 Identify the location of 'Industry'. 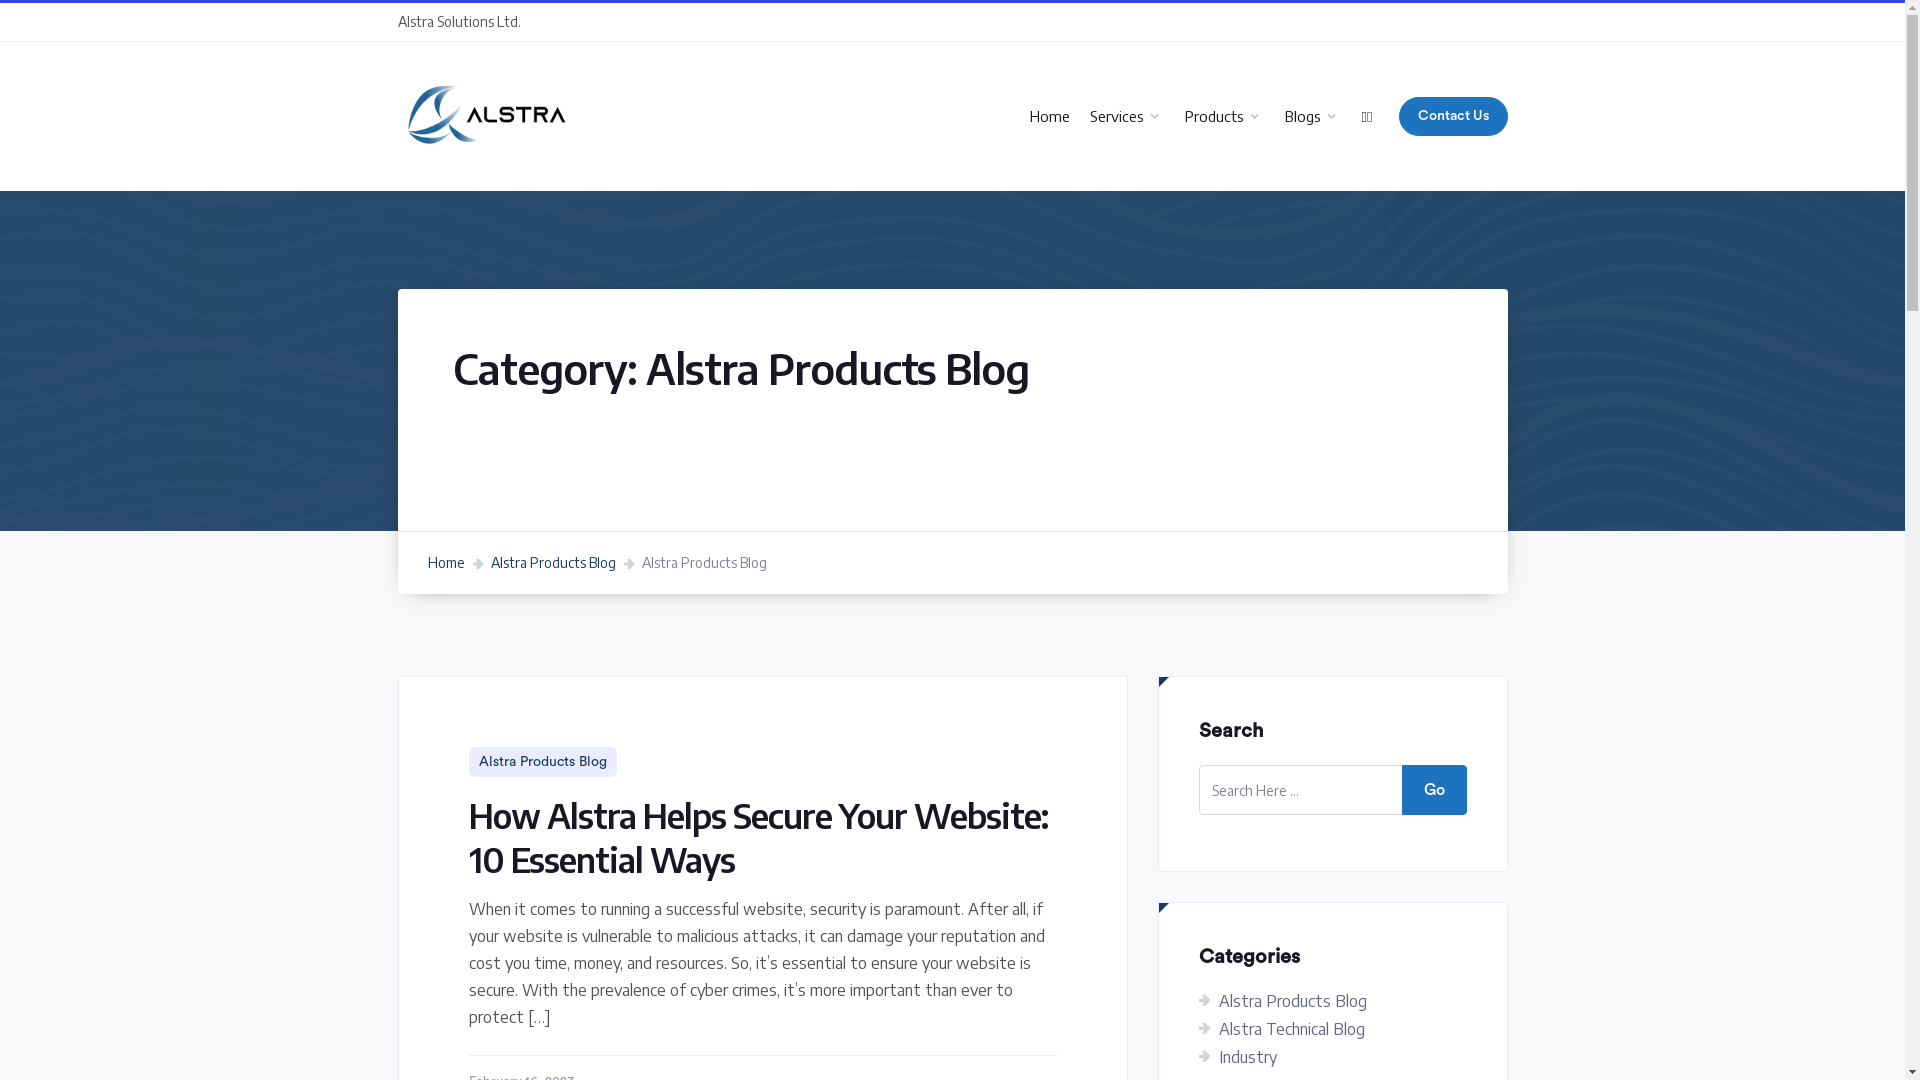
(1246, 1055).